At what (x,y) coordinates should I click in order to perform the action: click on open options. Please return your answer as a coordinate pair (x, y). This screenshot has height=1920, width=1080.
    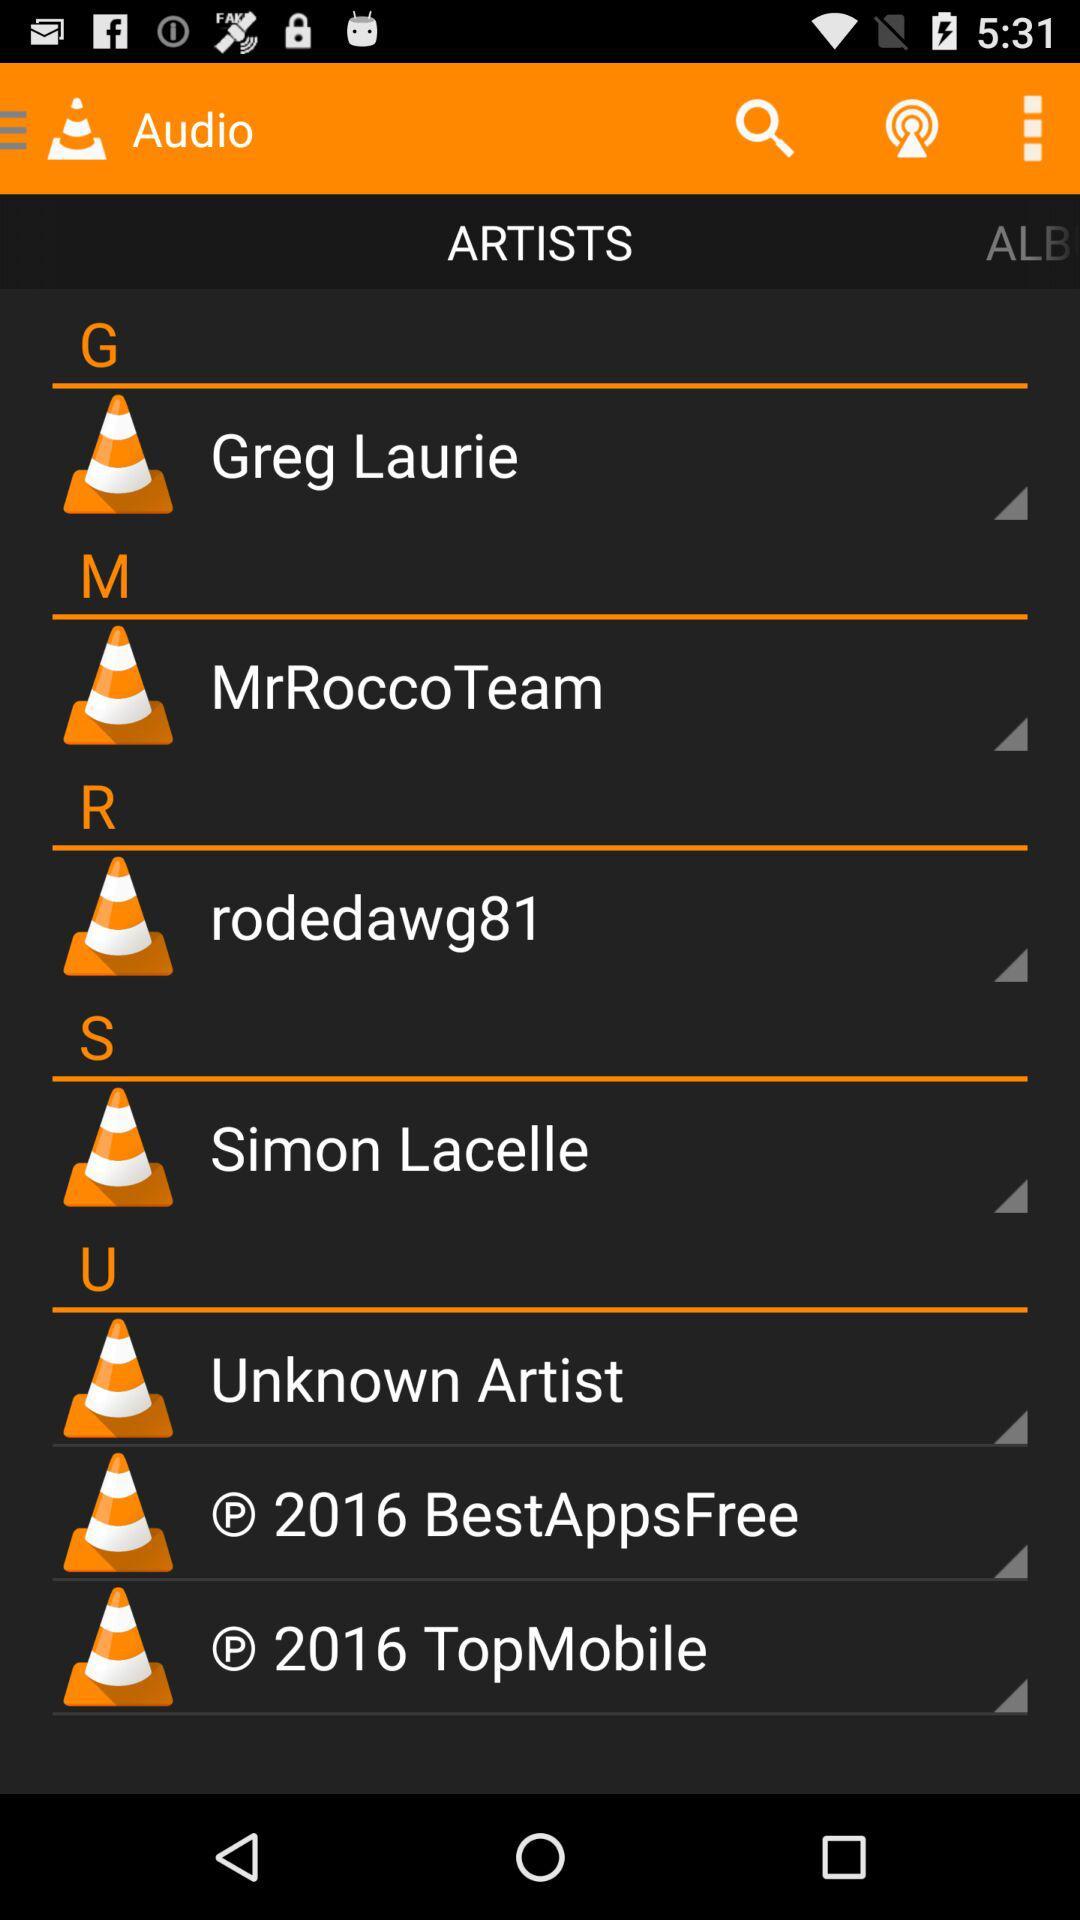
    Looking at the image, I should click on (1032, 127).